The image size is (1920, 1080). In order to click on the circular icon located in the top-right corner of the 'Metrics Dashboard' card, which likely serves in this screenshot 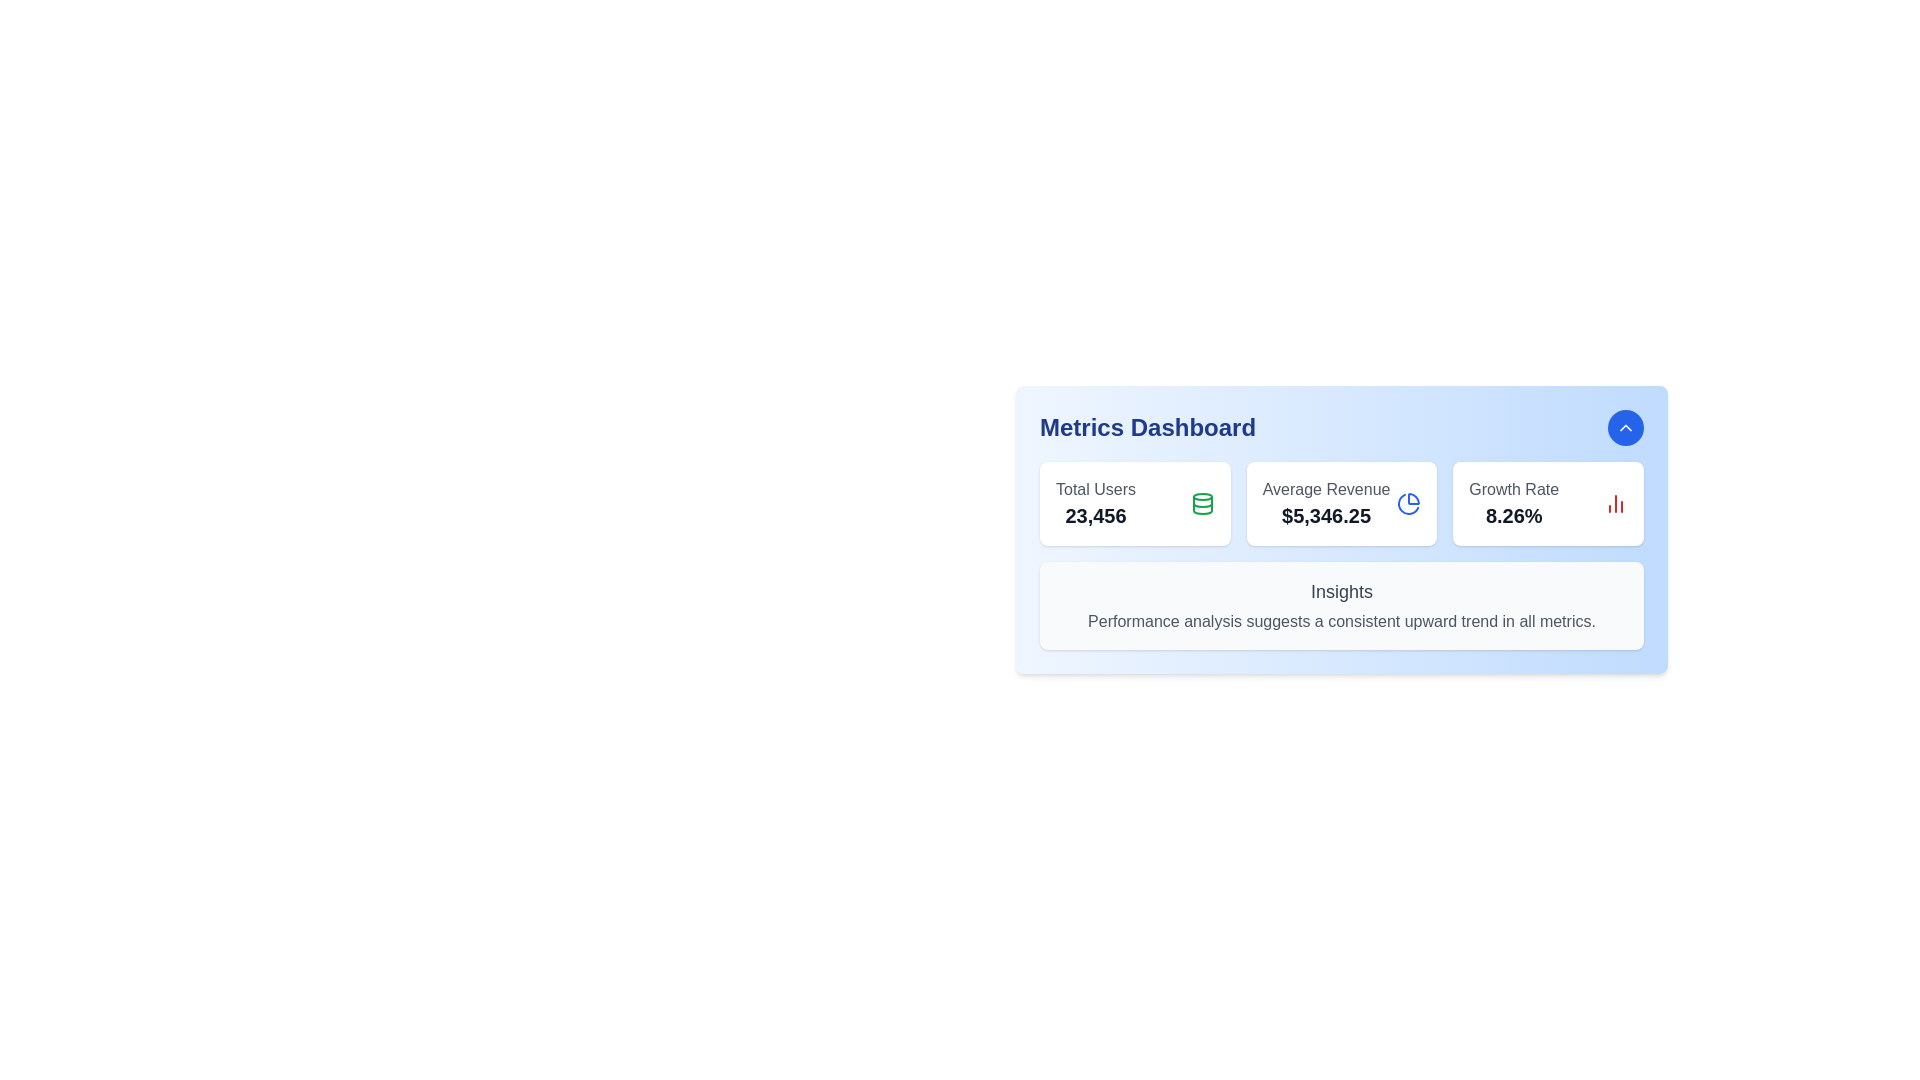, I will do `click(1626, 427)`.